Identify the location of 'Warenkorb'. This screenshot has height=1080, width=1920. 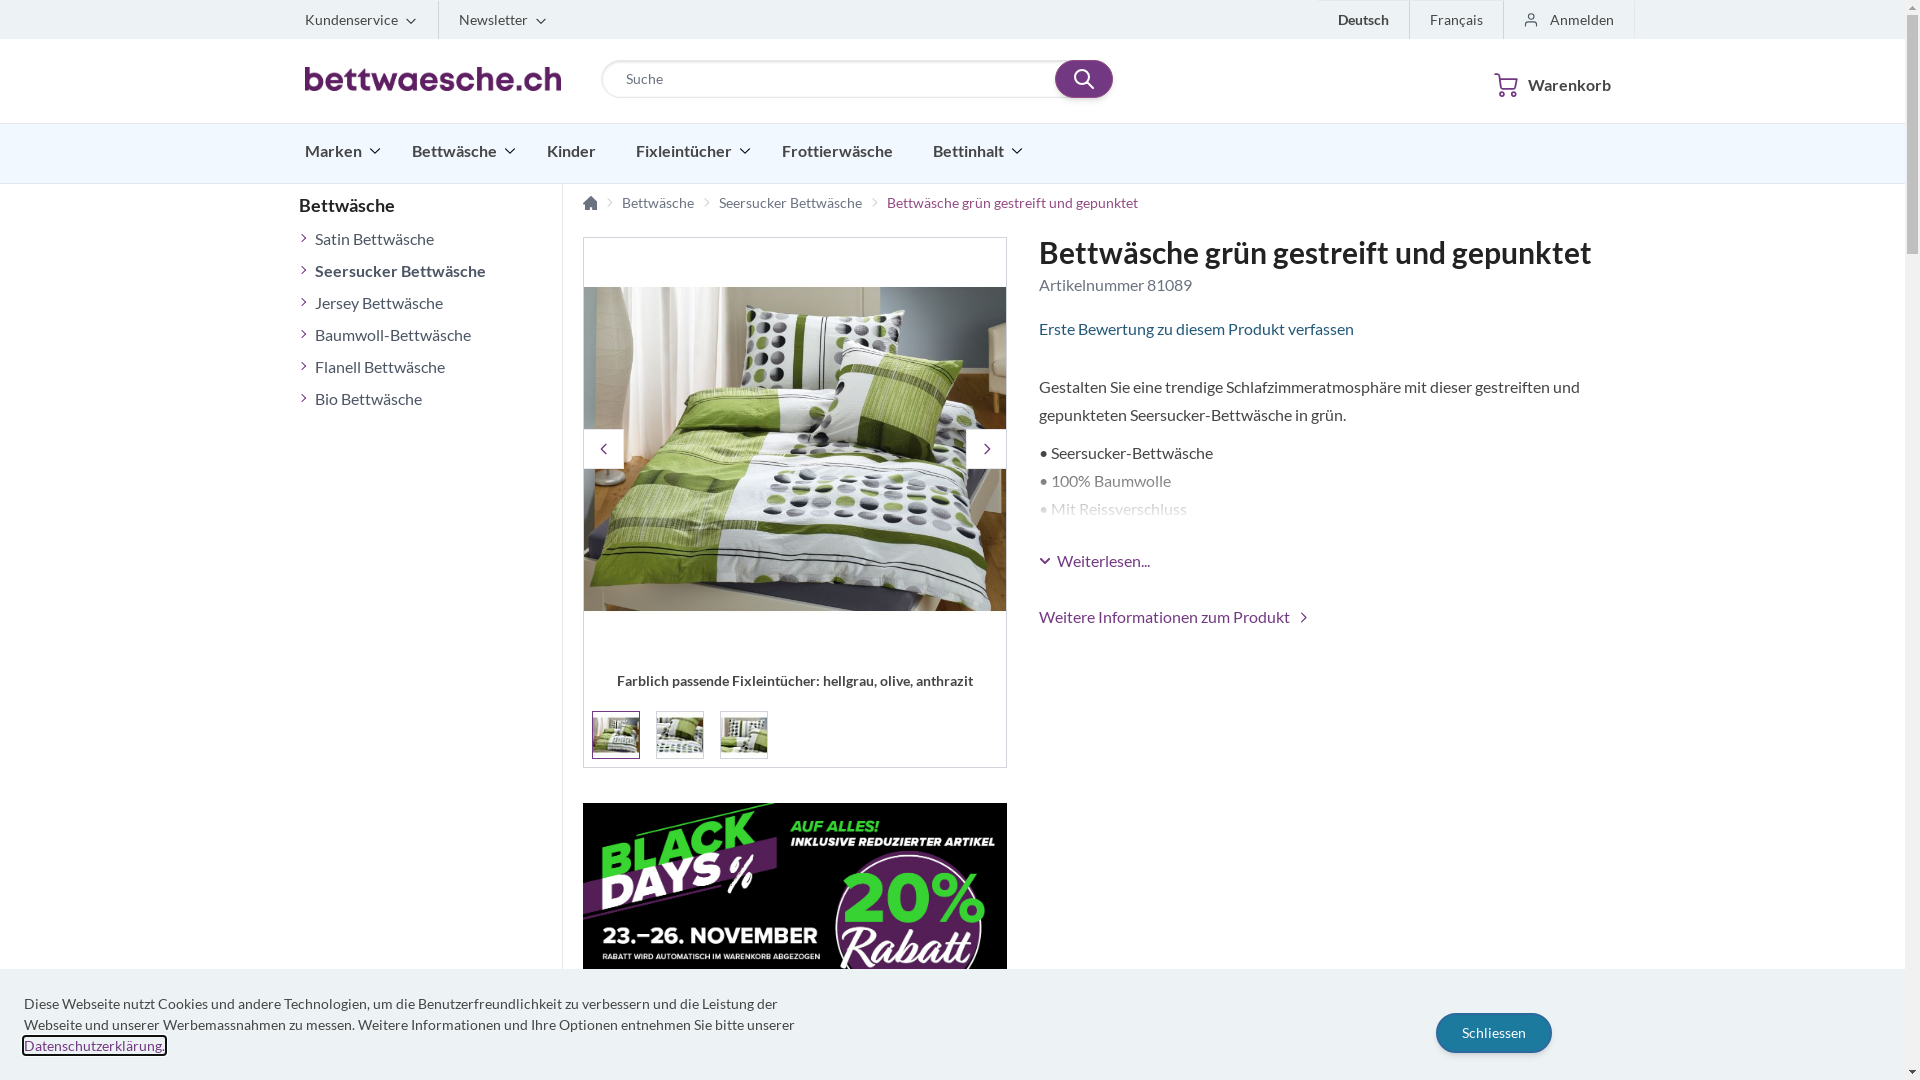
(1473, 80).